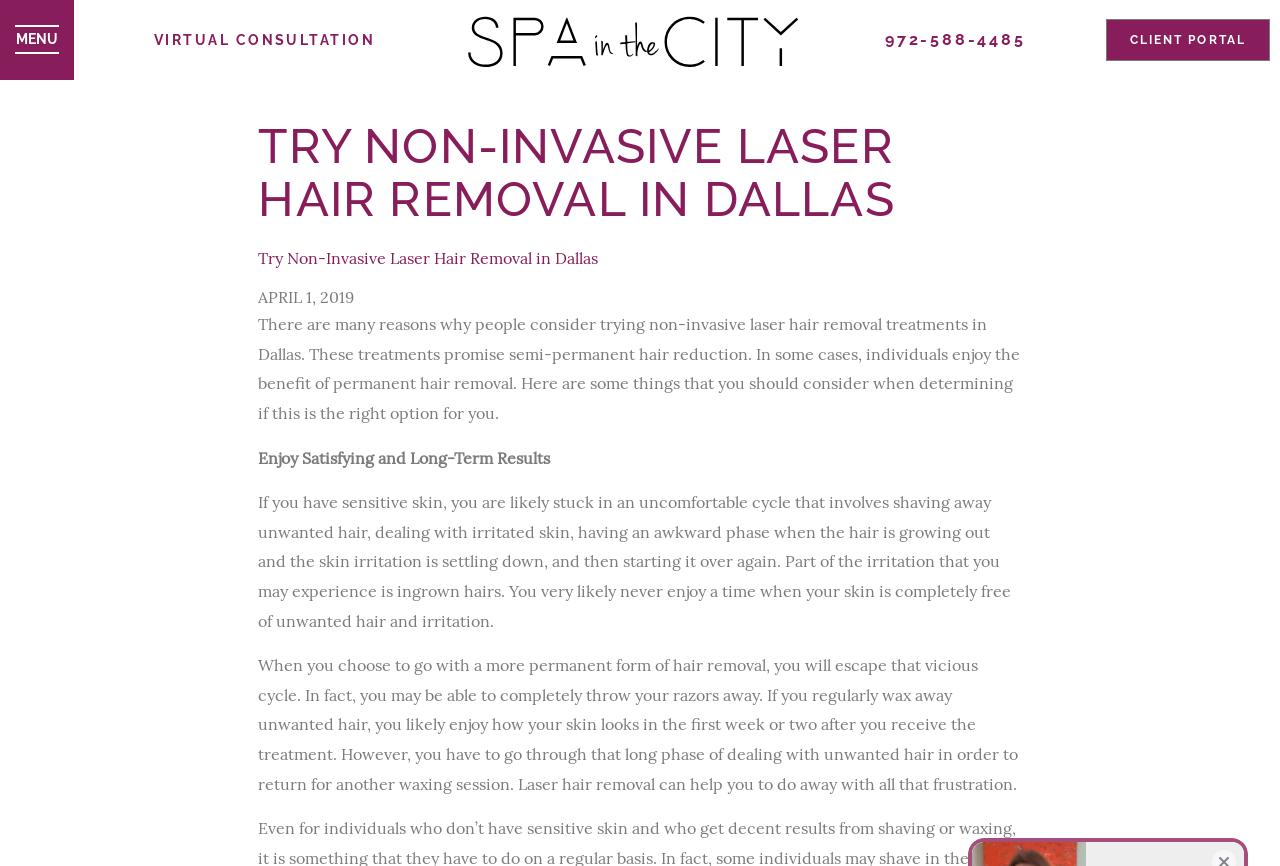 Image resolution: width=1280 pixels, height=866 pixels. Describe the element at coordinates (257, 722) in the screenshot. I see `'When you choose to go with a more permanent form of hair removal, you will escape that vicious cycle. In fact, you may be able to completely throw your razors away. If you regularly wax away unwanted hair, you likely enjoy how your skin looks in the first week or two after you receive the treatment. However, you have to go through that long phase of dealing with unwanted hair in order to return for another waxing session. Laser hair removal can help you to do away with all that frustration.'` at that location.